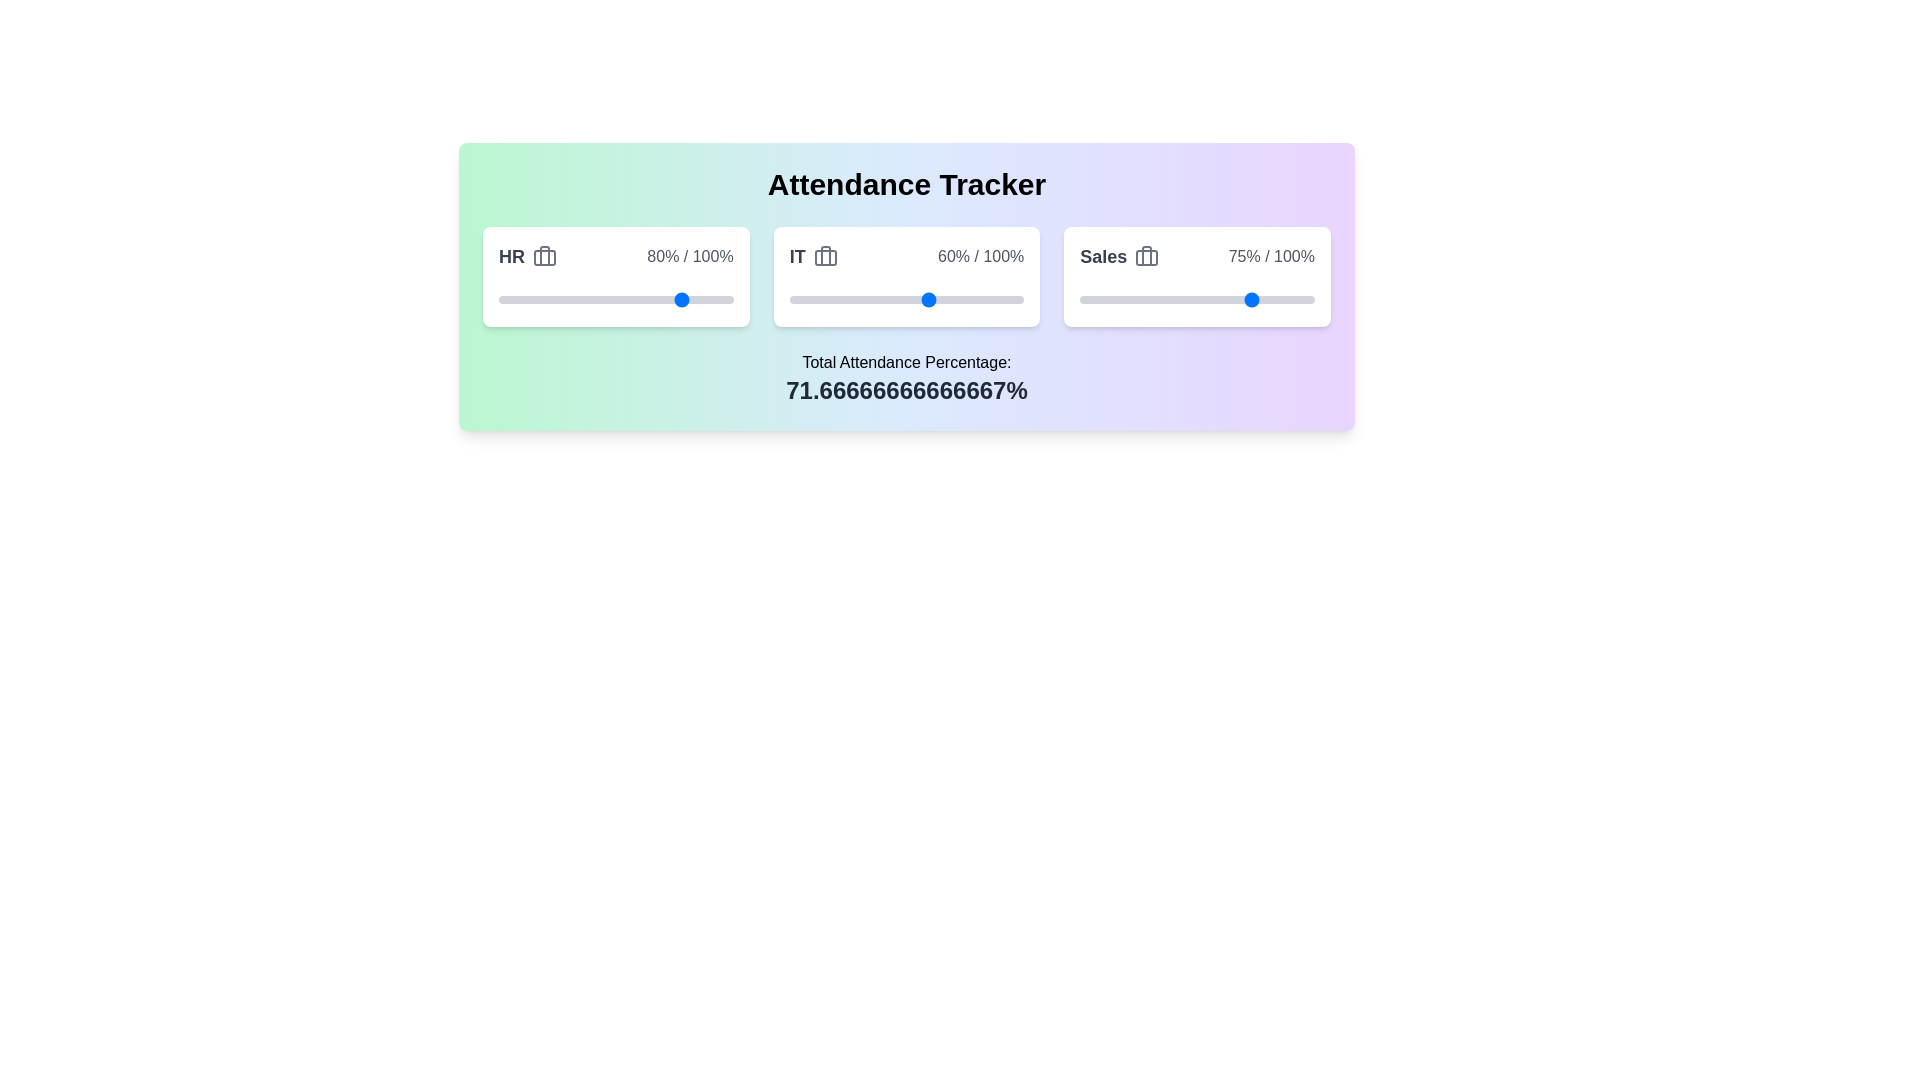 This screenshot has height=1080, width=1920. I want to click on the Decorative Rectangle element within the briefcase icon in the 'IT' section of the user interface, so click(825, 257).